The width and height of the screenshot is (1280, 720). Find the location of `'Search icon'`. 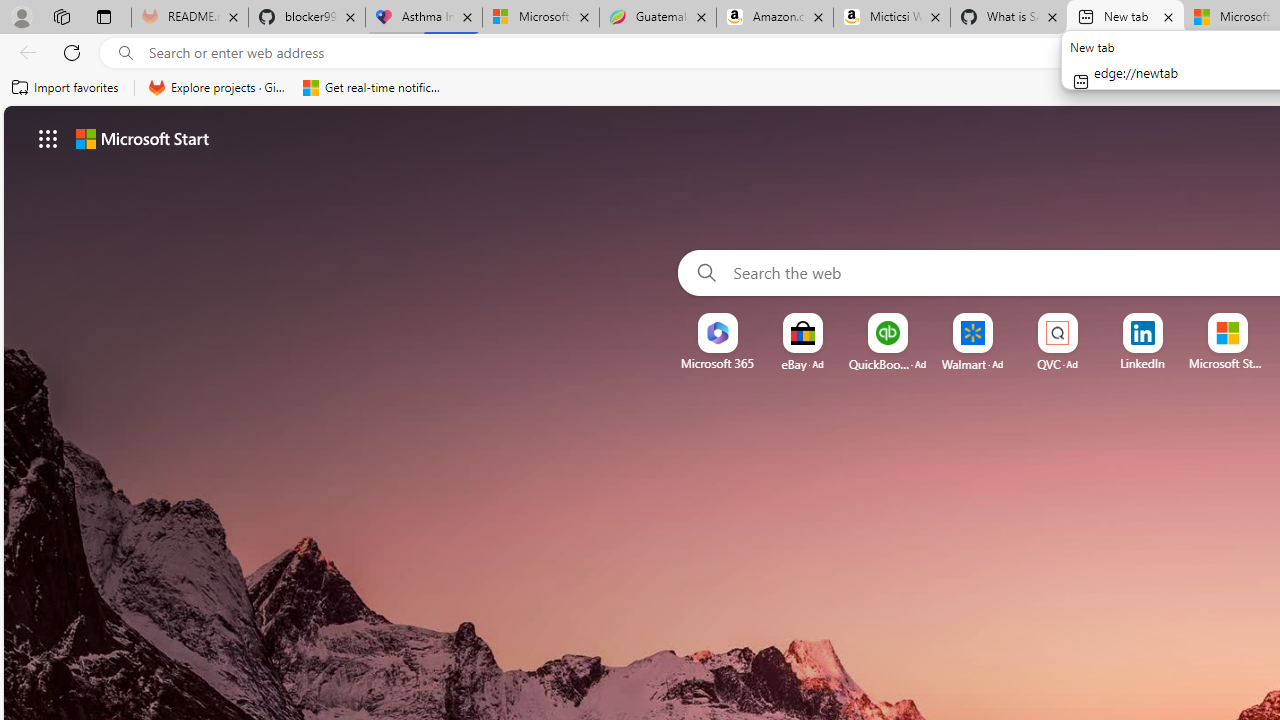

'Search icon' is located at coordinates (125, 52).